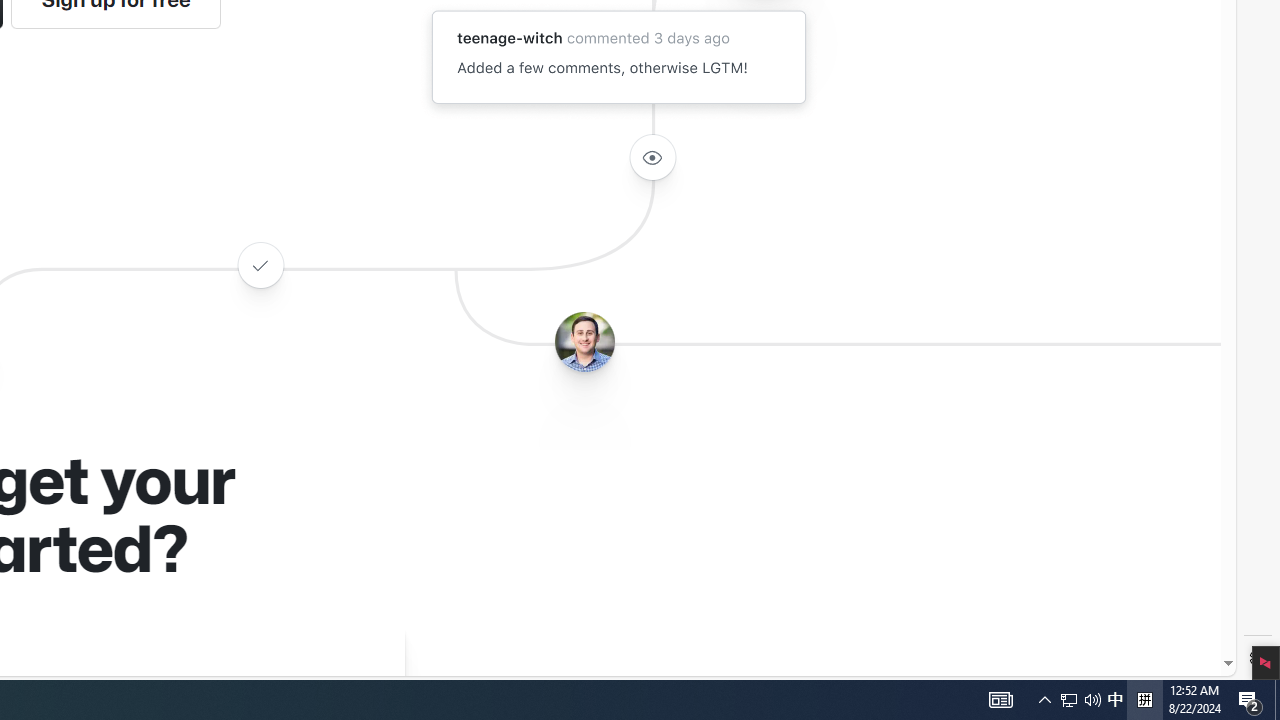 The width and height of the screenshot is (1280, 720). What do you see at coordinates (583, 341) in the screenshot?
I see `'Avatar of the user benbalter'` at bounding box center [583, 341].